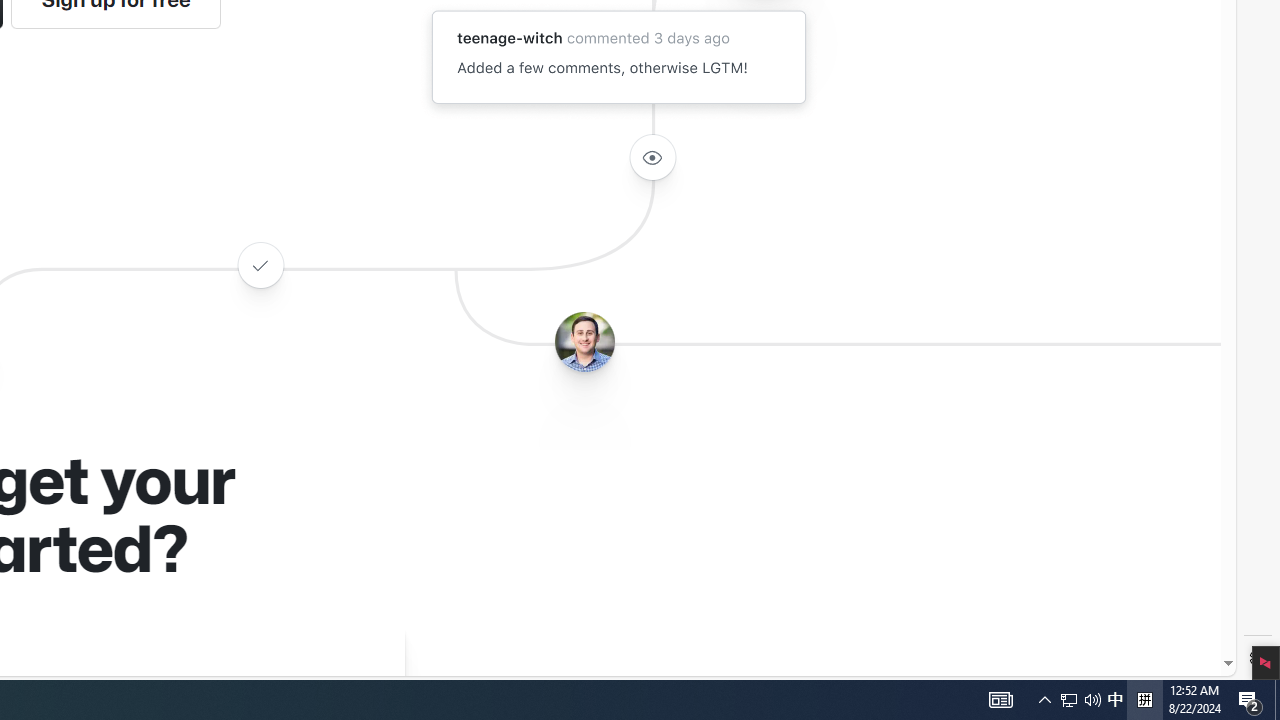 The width and height of the screenshot is (1280, 720). What do you see at coordinates (583, 341) in the screenshot?
I see `'Avatar of the user benbalter'` at bounding box center [583, 341].